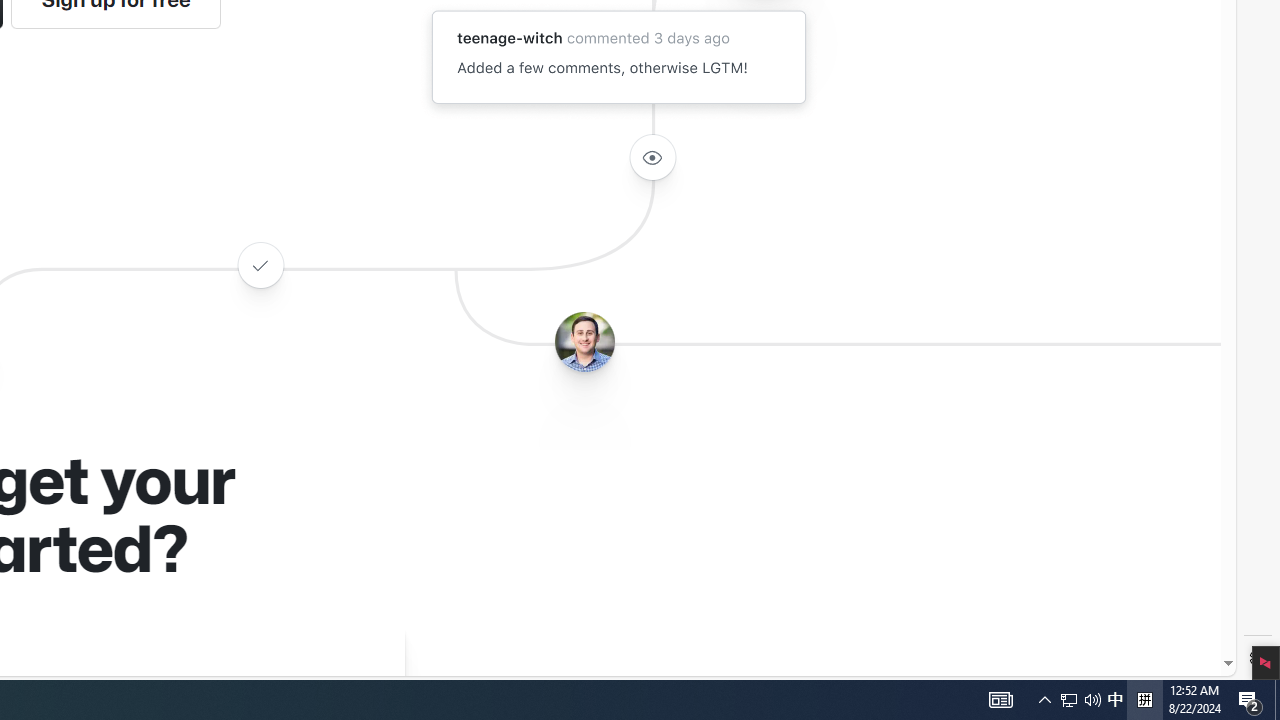 The width and height of the screenshot is (1280, 720). What do you see at coordinates (583, 341) in the screenshot?
I see `'Avatar of the user benbalter'` at bounding box center [583, 341].